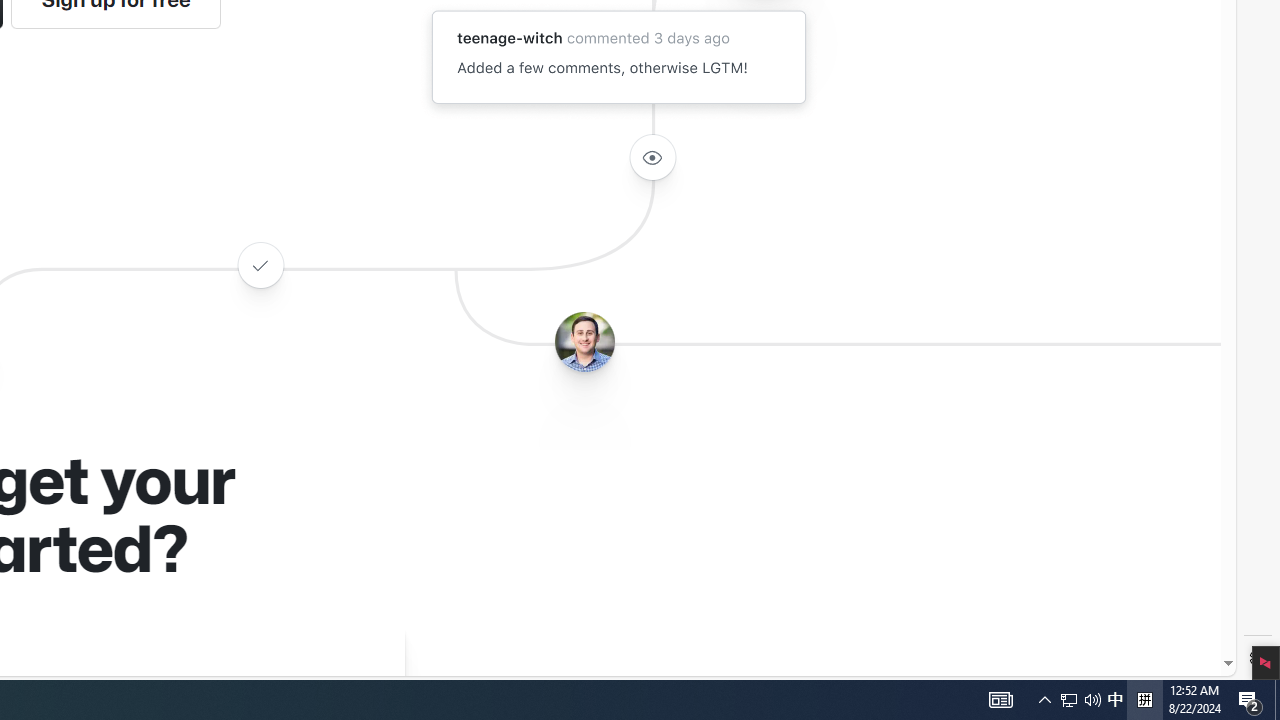 The width and height of the screenshot is (1280, 720). What do you see at coordinates (583, 341) in the screenshot?
I see `'Avatar of the user benbalter'` at bounding box center [583, 341].